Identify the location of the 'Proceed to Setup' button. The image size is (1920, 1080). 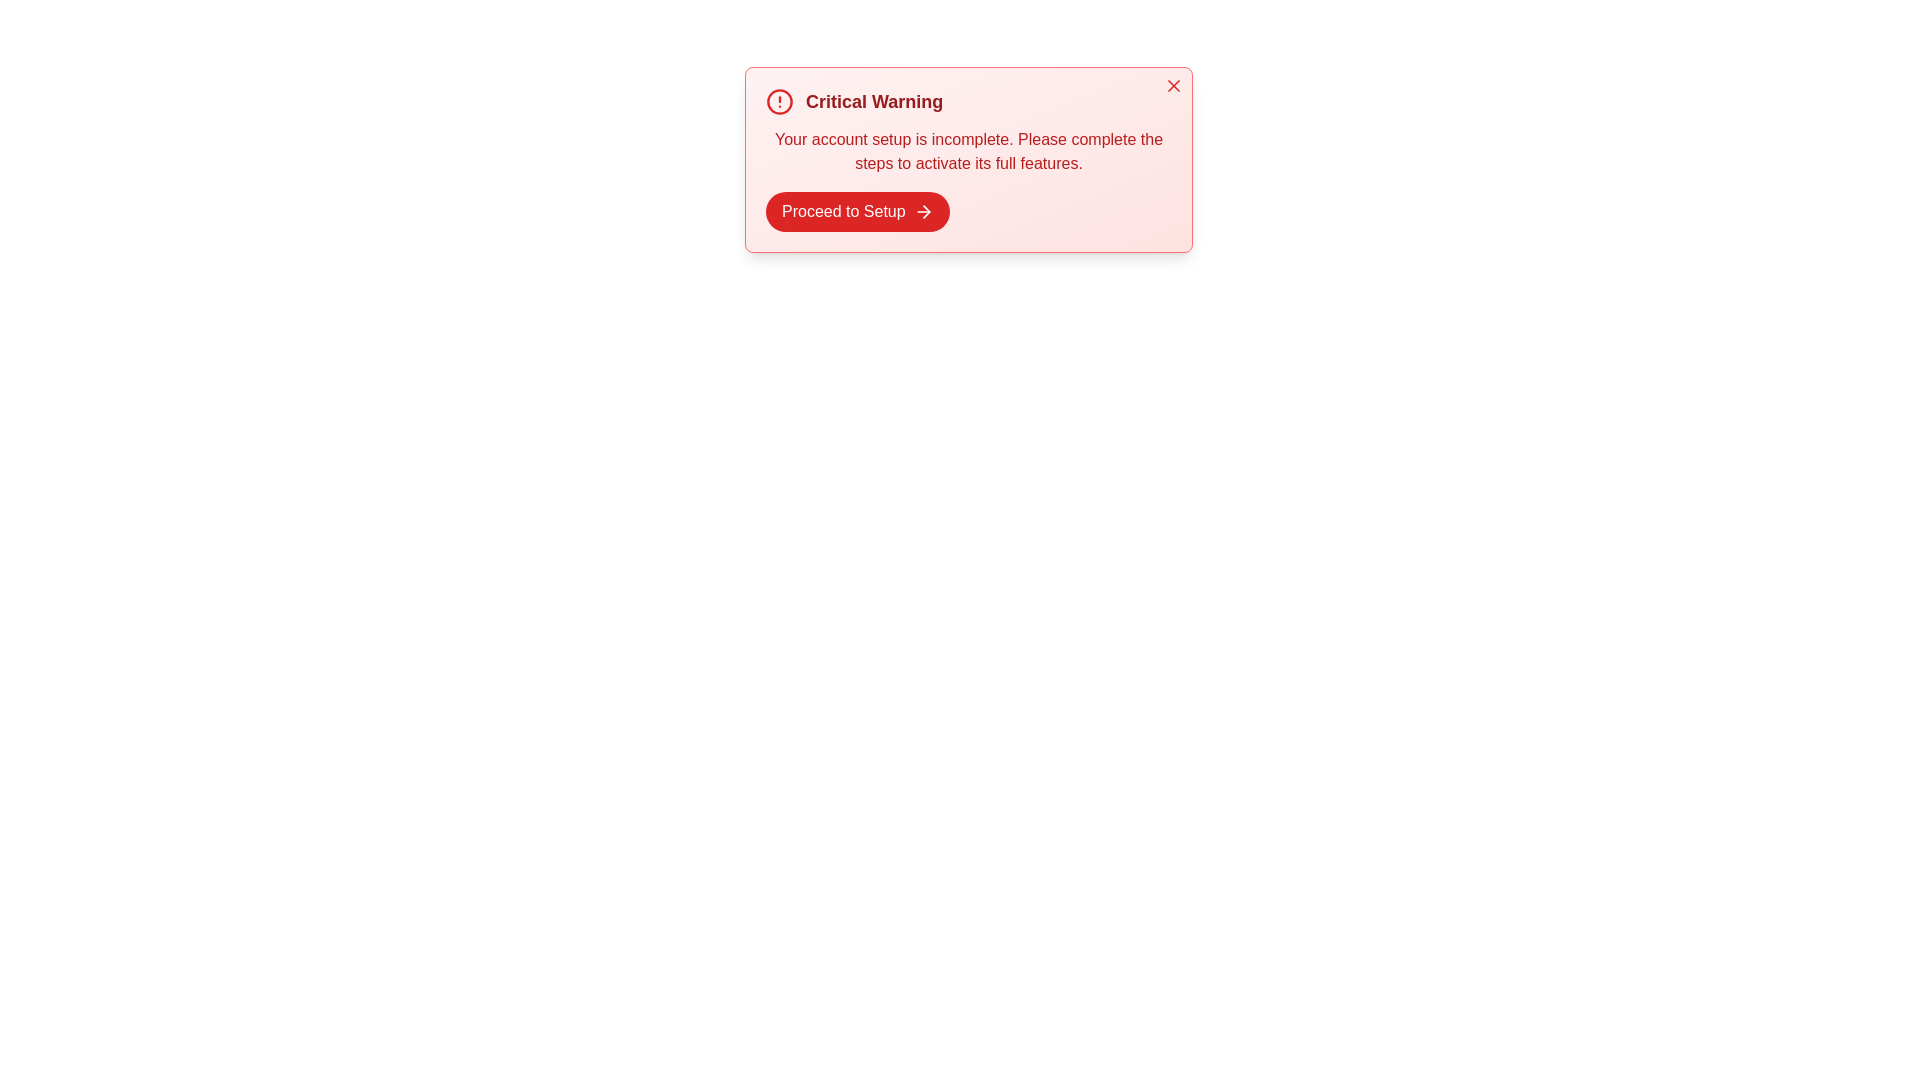
(857, 212).